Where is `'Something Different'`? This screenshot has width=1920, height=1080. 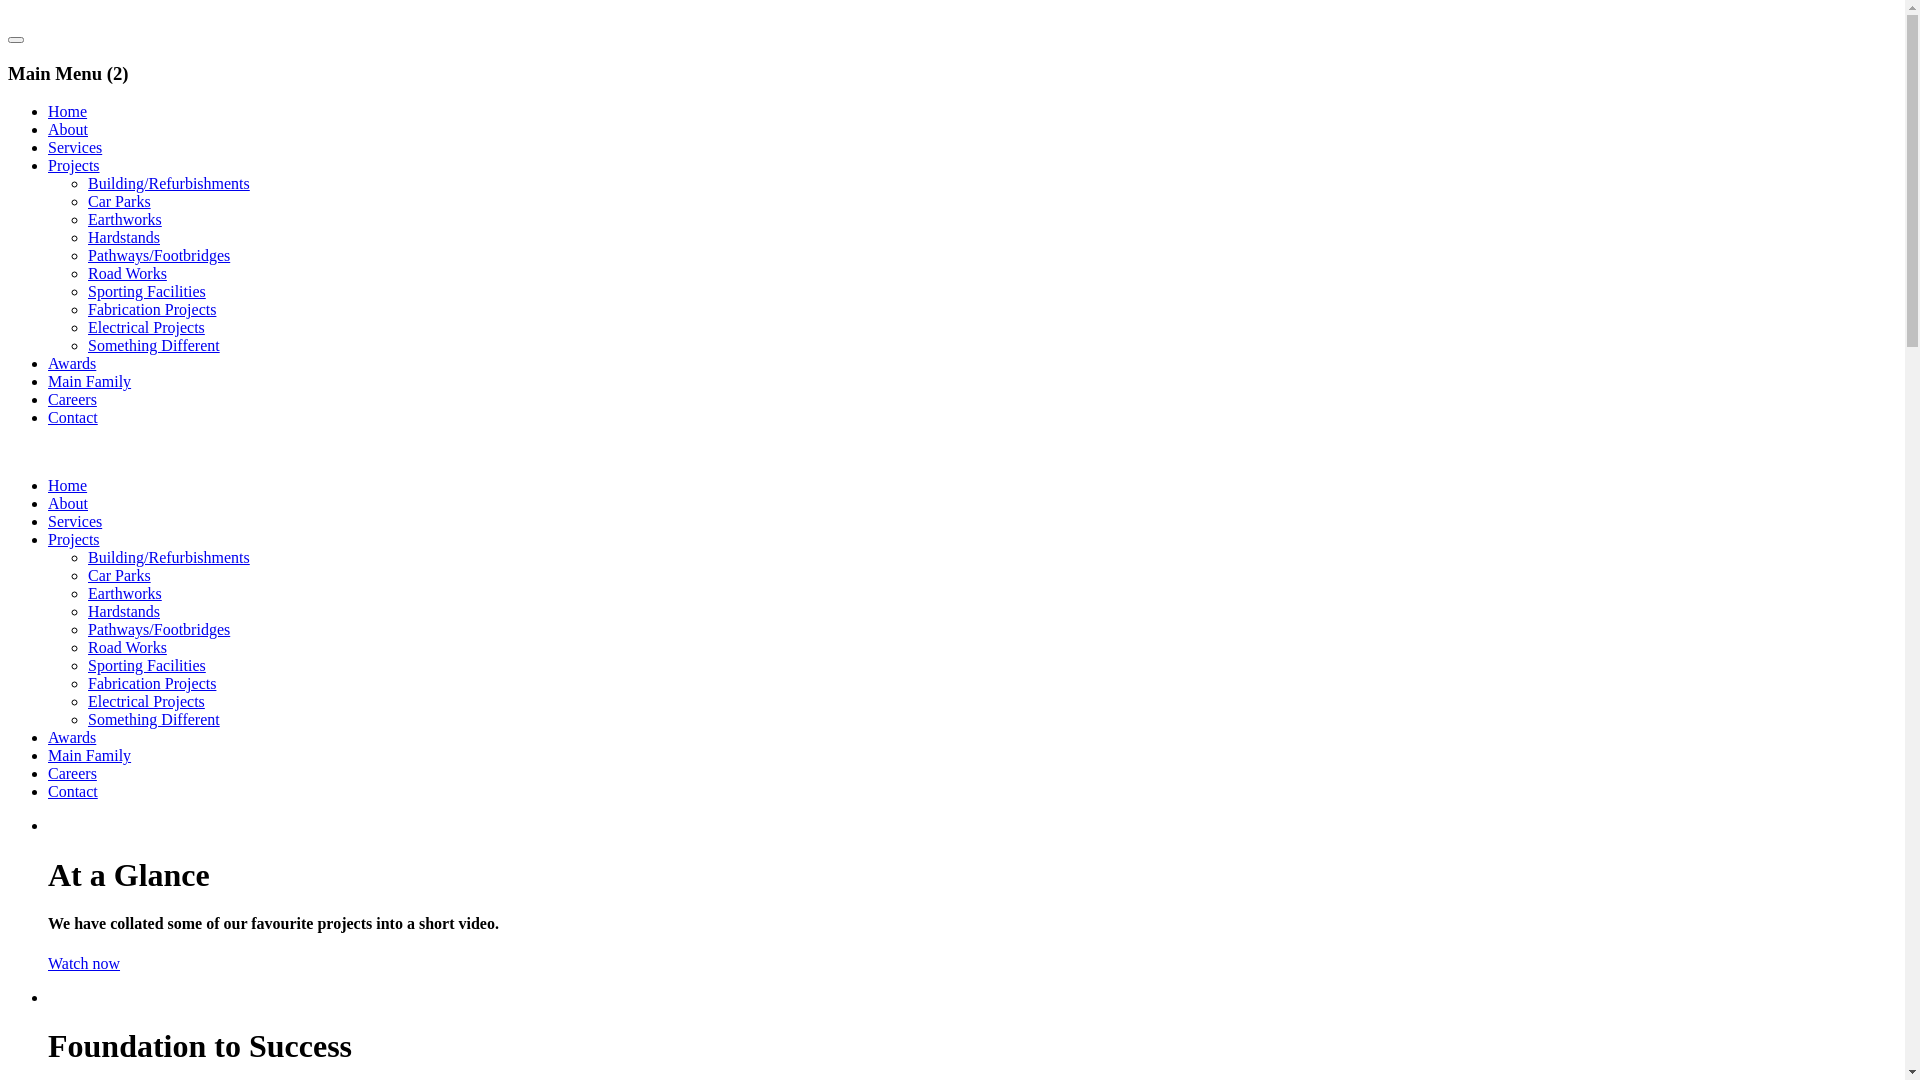
'Something Different' is located at coordinates (152, 718).